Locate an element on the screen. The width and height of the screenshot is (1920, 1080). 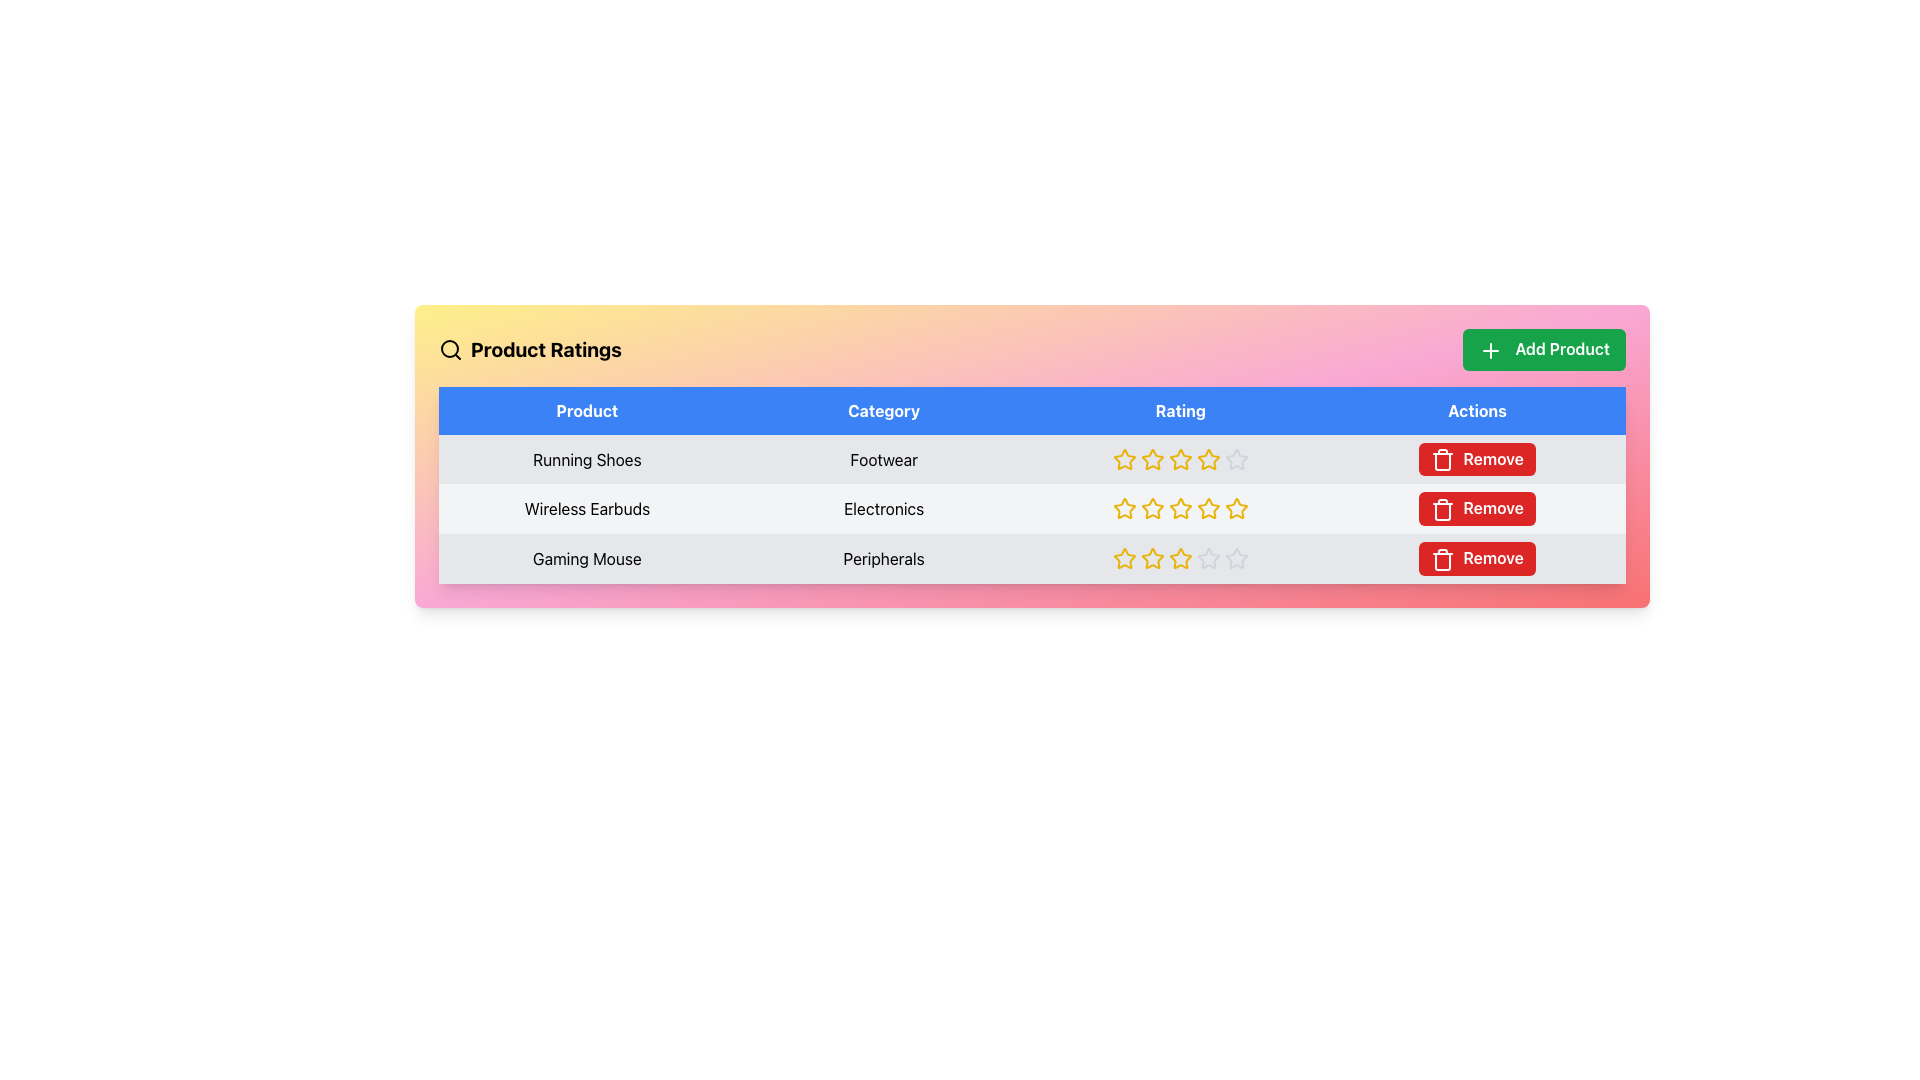
the search icon located at the top-left corner of the 'Product Ratings' header, adjacent to the text 'Product Ratings' is located at coordinates (450, 347).